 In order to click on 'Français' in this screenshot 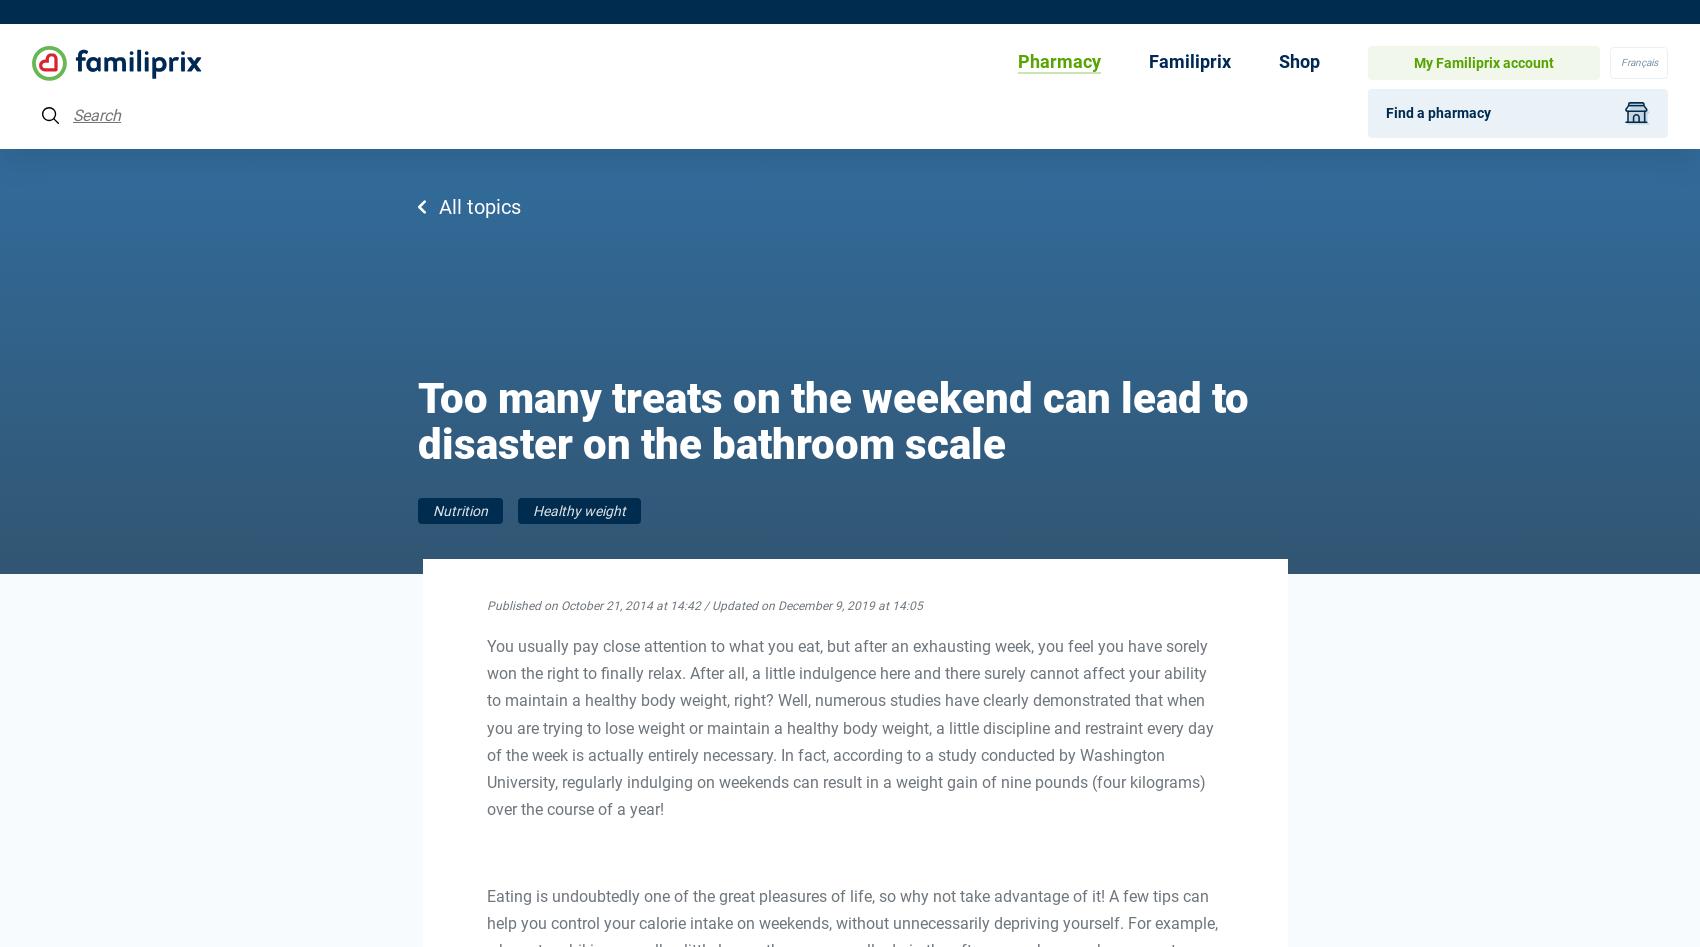, I will do `click(1637, 61)`.